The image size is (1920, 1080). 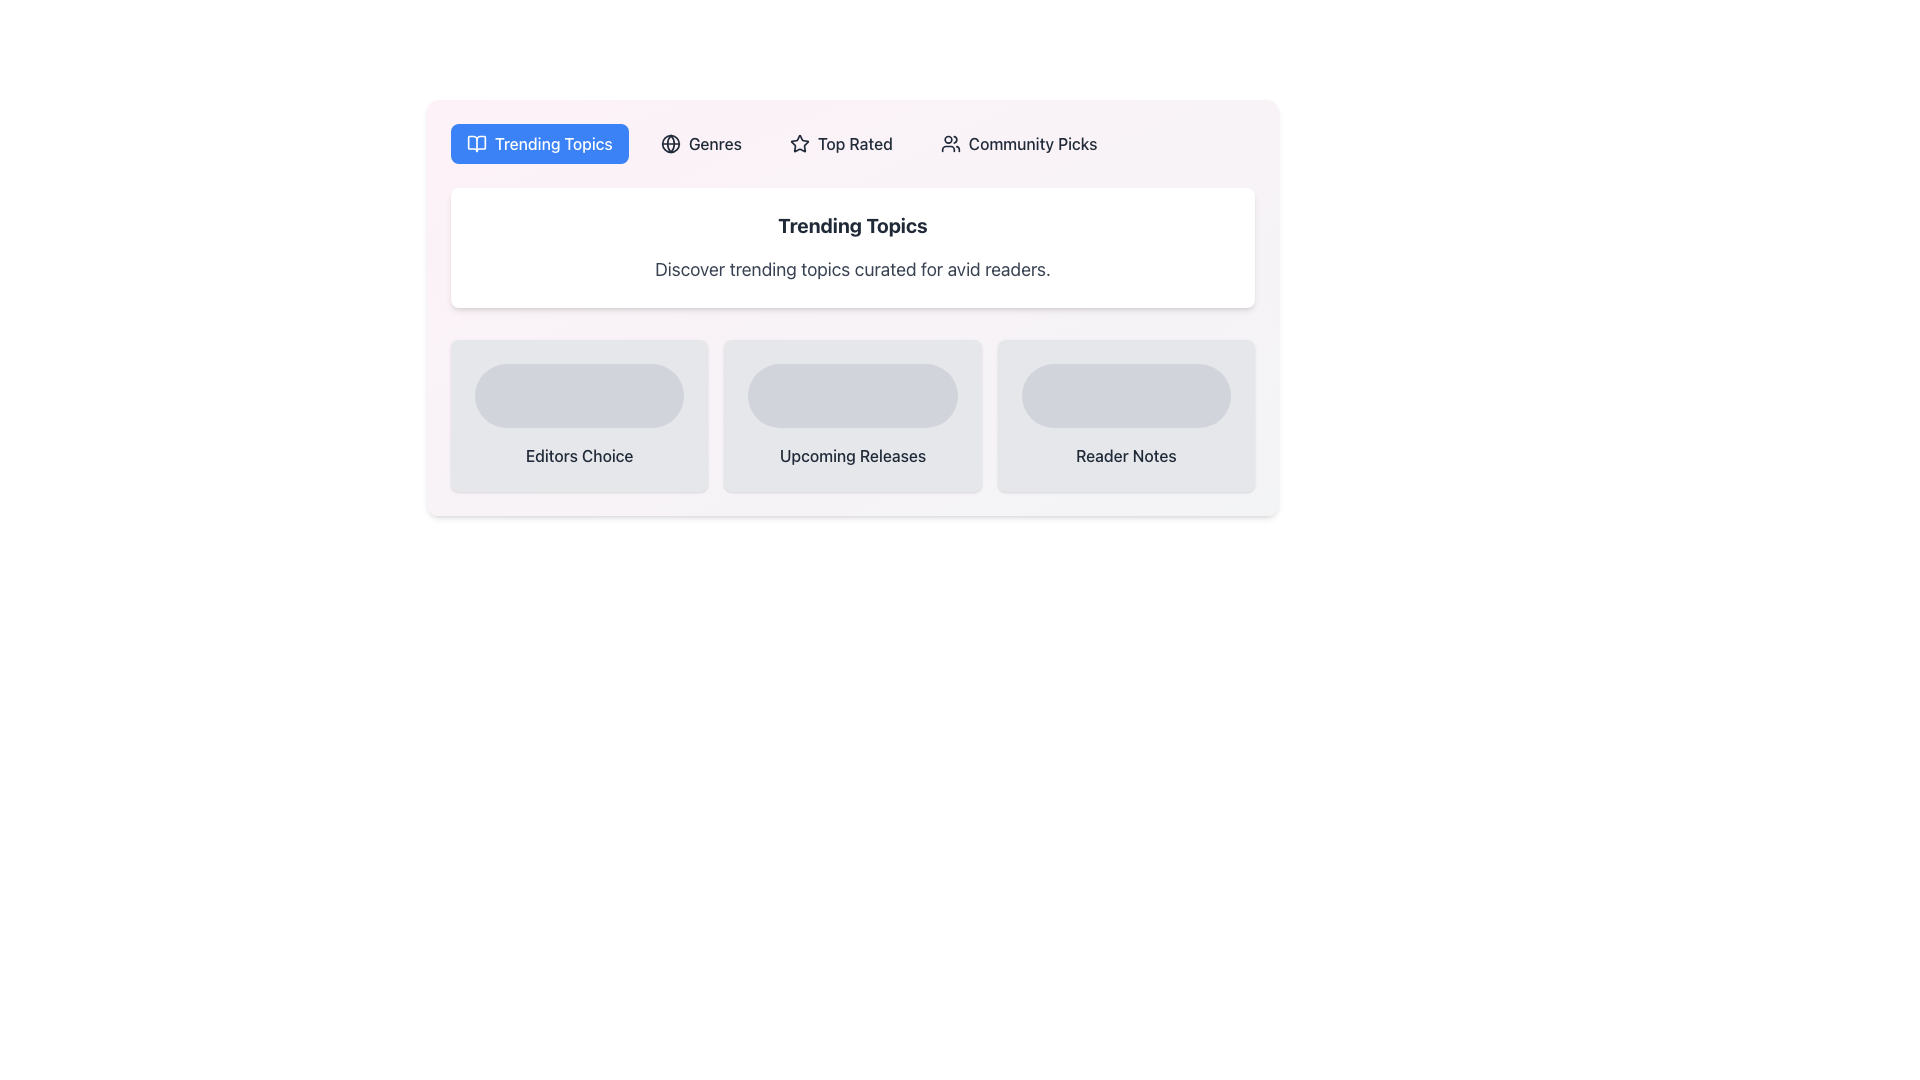 I want to click on the 'Community Picks' text label located in the upper-right quadrant of the menu bar, so click(x=1033, y=142).